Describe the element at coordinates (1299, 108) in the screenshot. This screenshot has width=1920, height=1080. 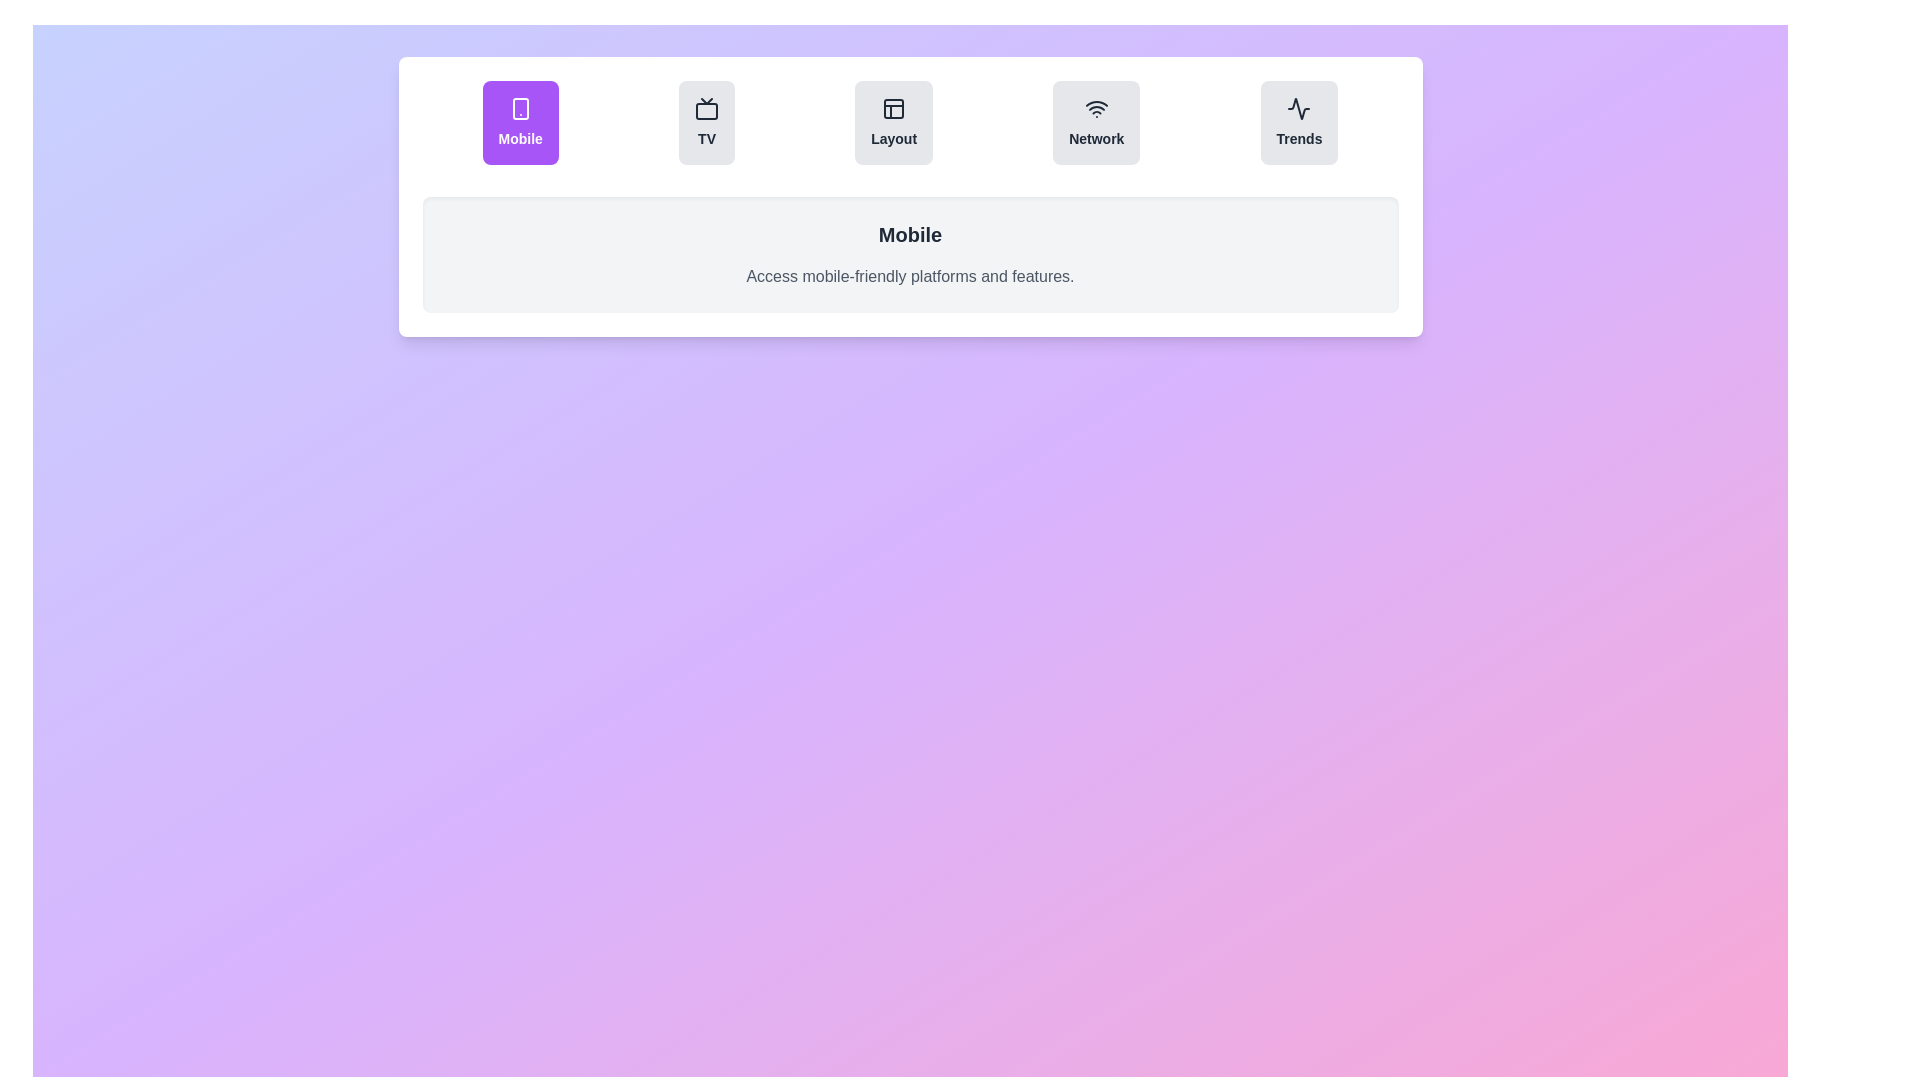
I see `the 'Trends' icon located in the top row of the interface, which serves as a link to the trending data section` at that location.